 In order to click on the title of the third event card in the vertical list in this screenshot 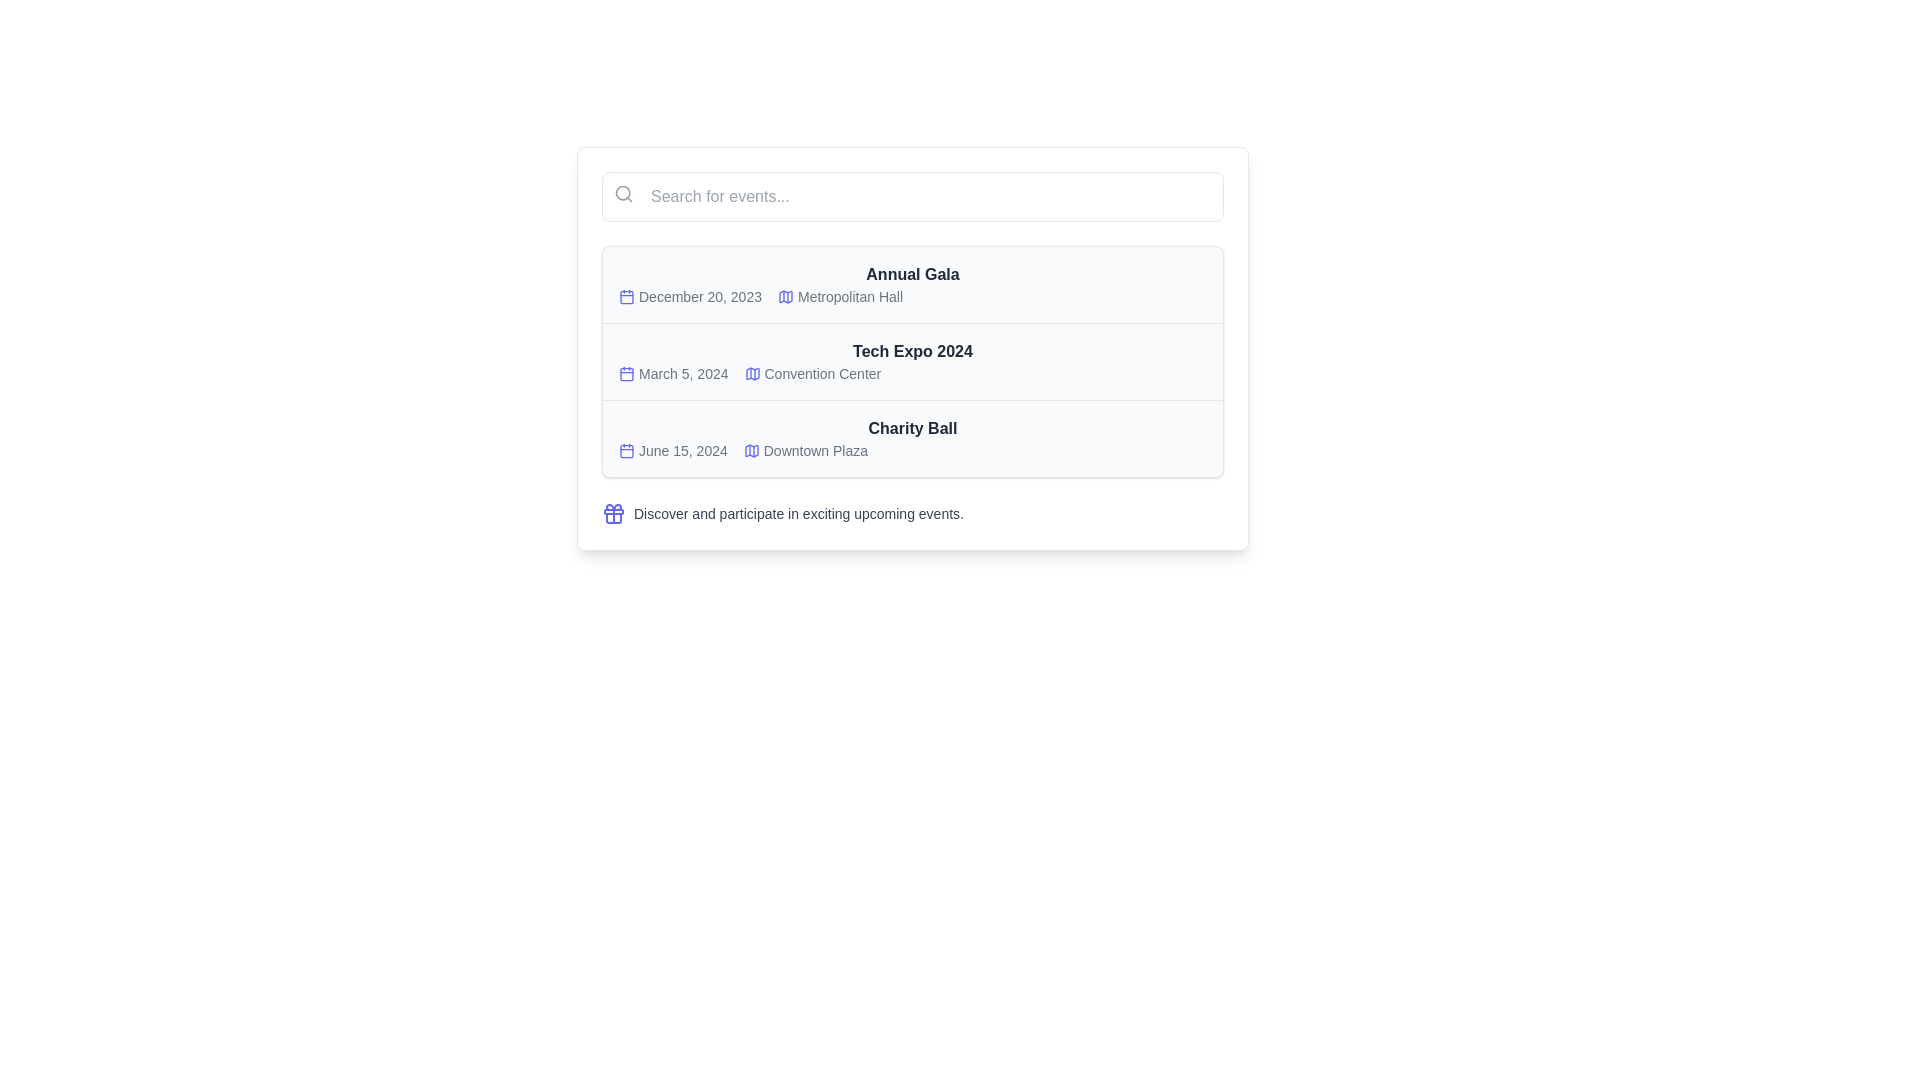, I will do `click(911, 437)`.